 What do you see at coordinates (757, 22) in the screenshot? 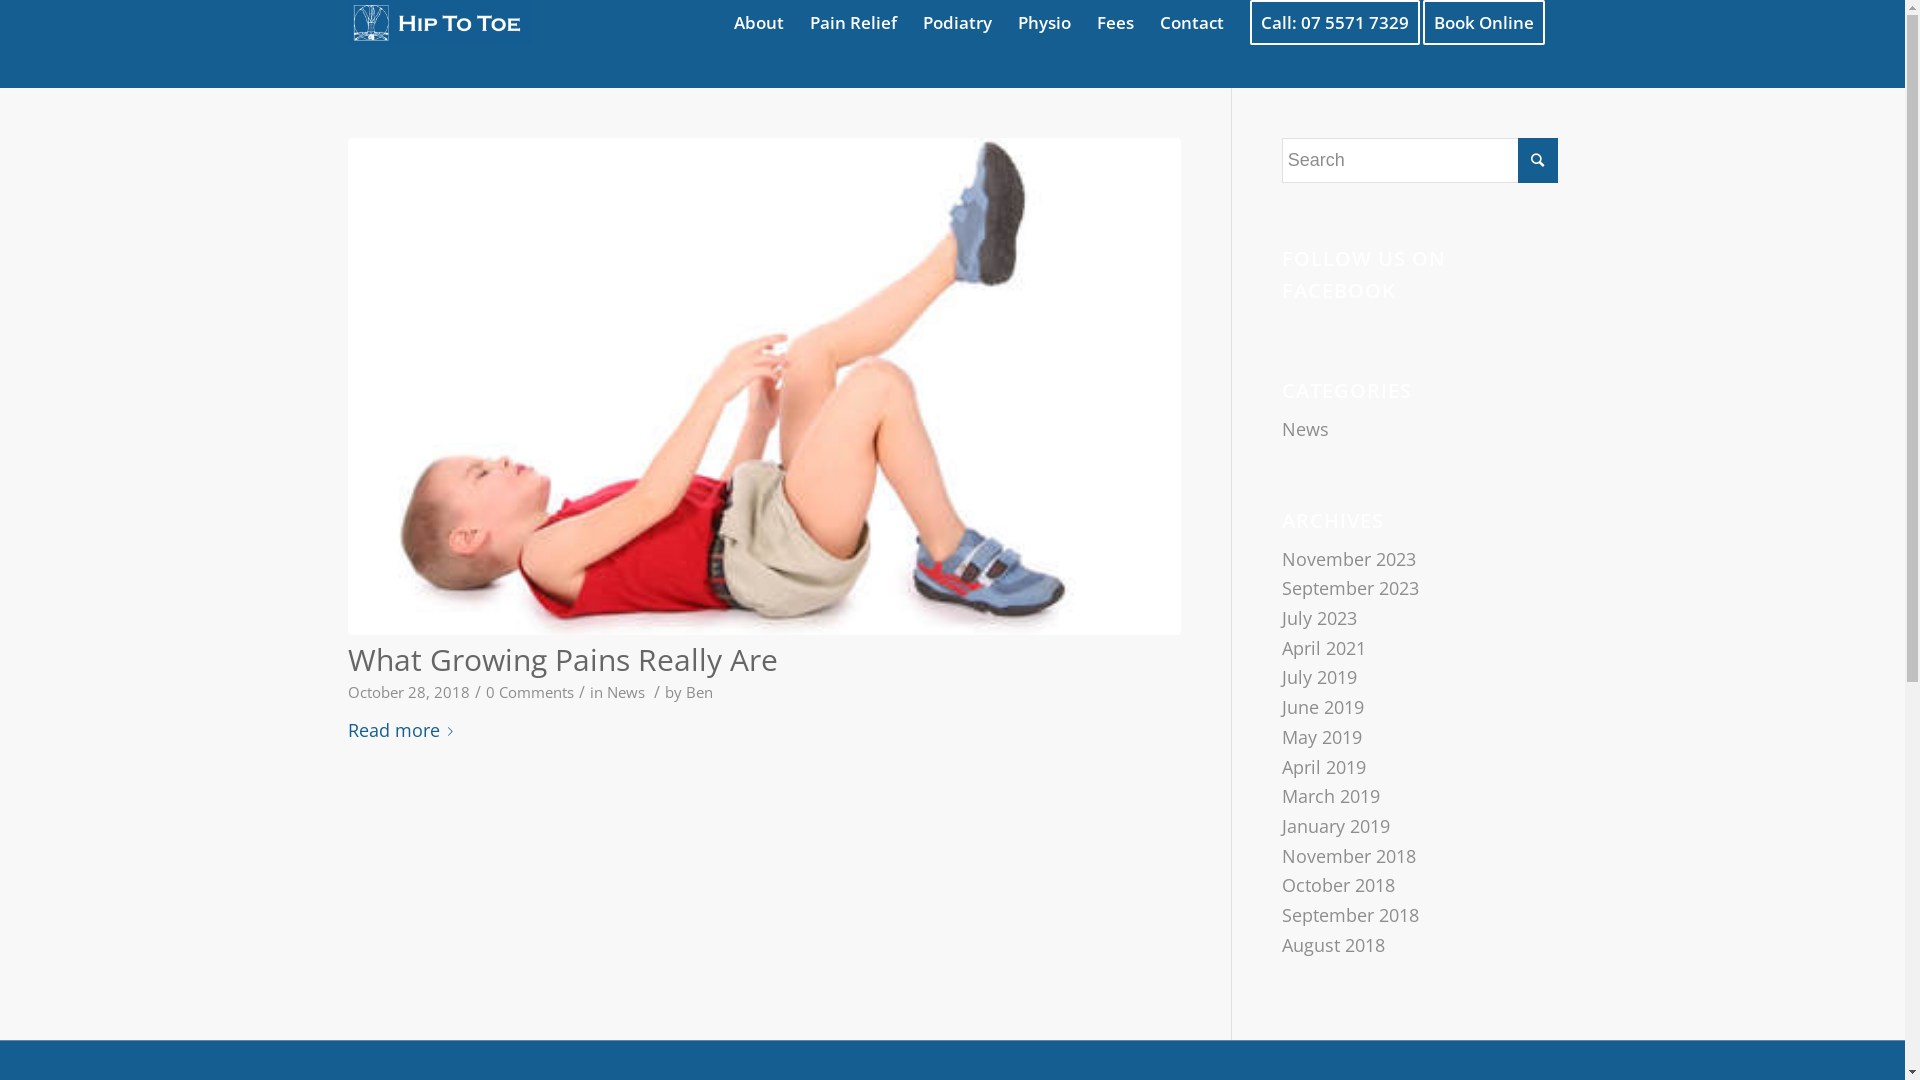
I see `'About'` at bounding box center [757, 22].